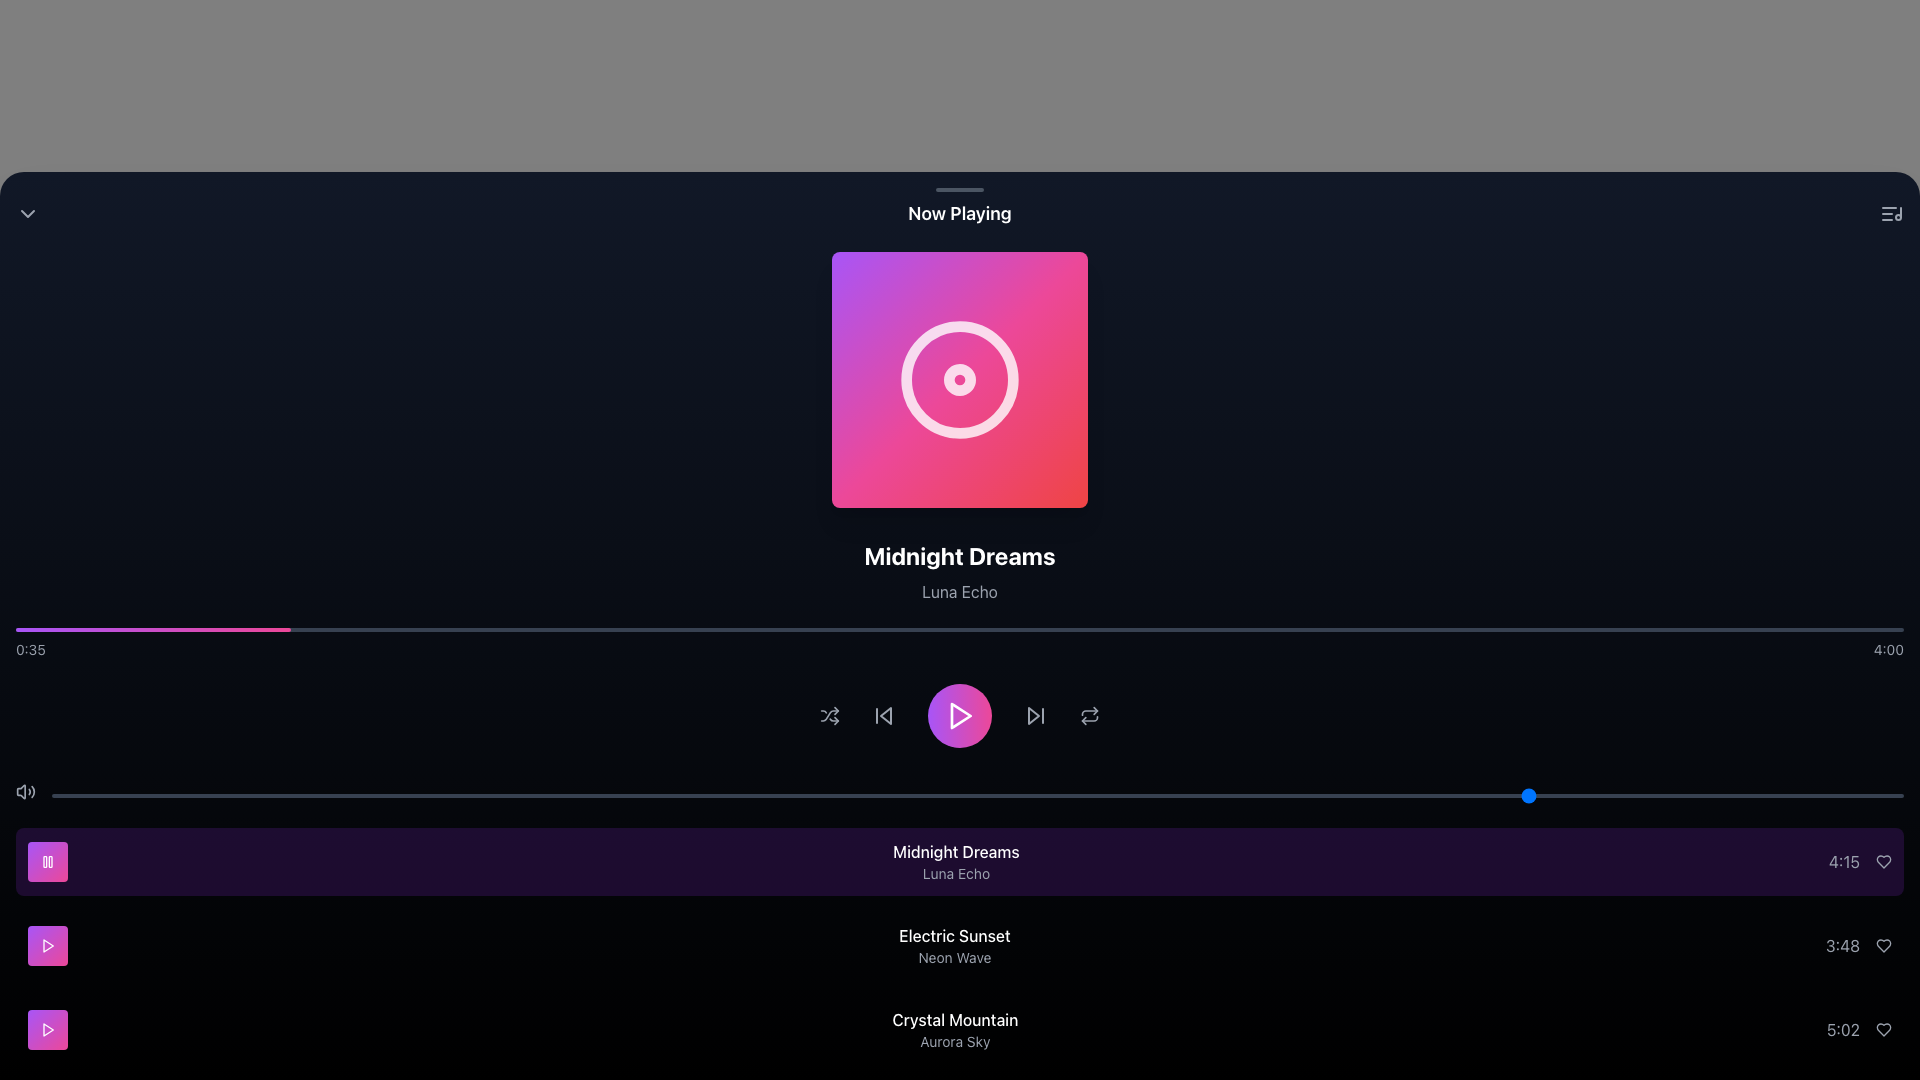 This screenshot has width=1920, height=1080. What do you see at coordinates (1088, 715) in the screenshot?
I see `accessibility information for the gray button with a circular repeat action icon located in the horizontal control panel below the album cover art` at bounding box center [1088, 715].